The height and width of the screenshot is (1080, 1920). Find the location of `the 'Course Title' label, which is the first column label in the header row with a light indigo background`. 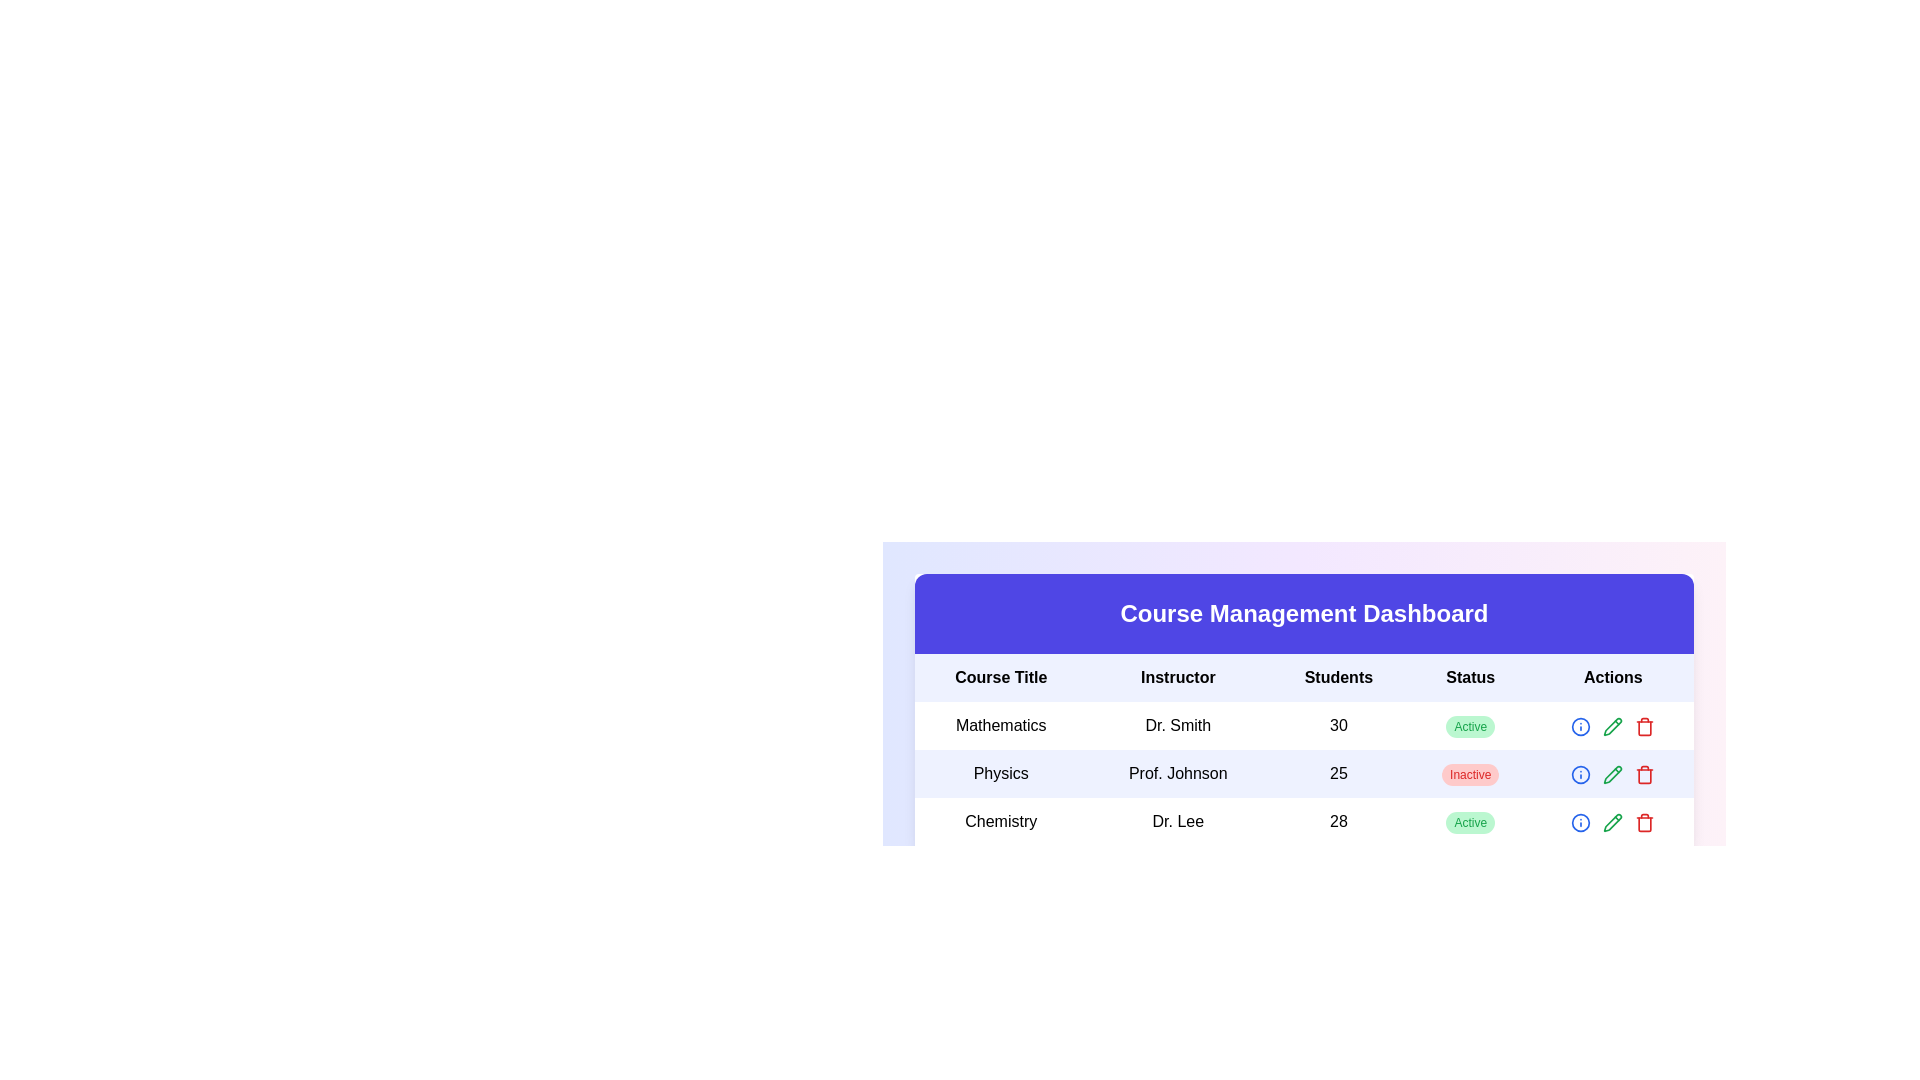

the 'Course Title' label, which is the first column label in the header row with a light indigo background is located at coordinates (1001, 677).